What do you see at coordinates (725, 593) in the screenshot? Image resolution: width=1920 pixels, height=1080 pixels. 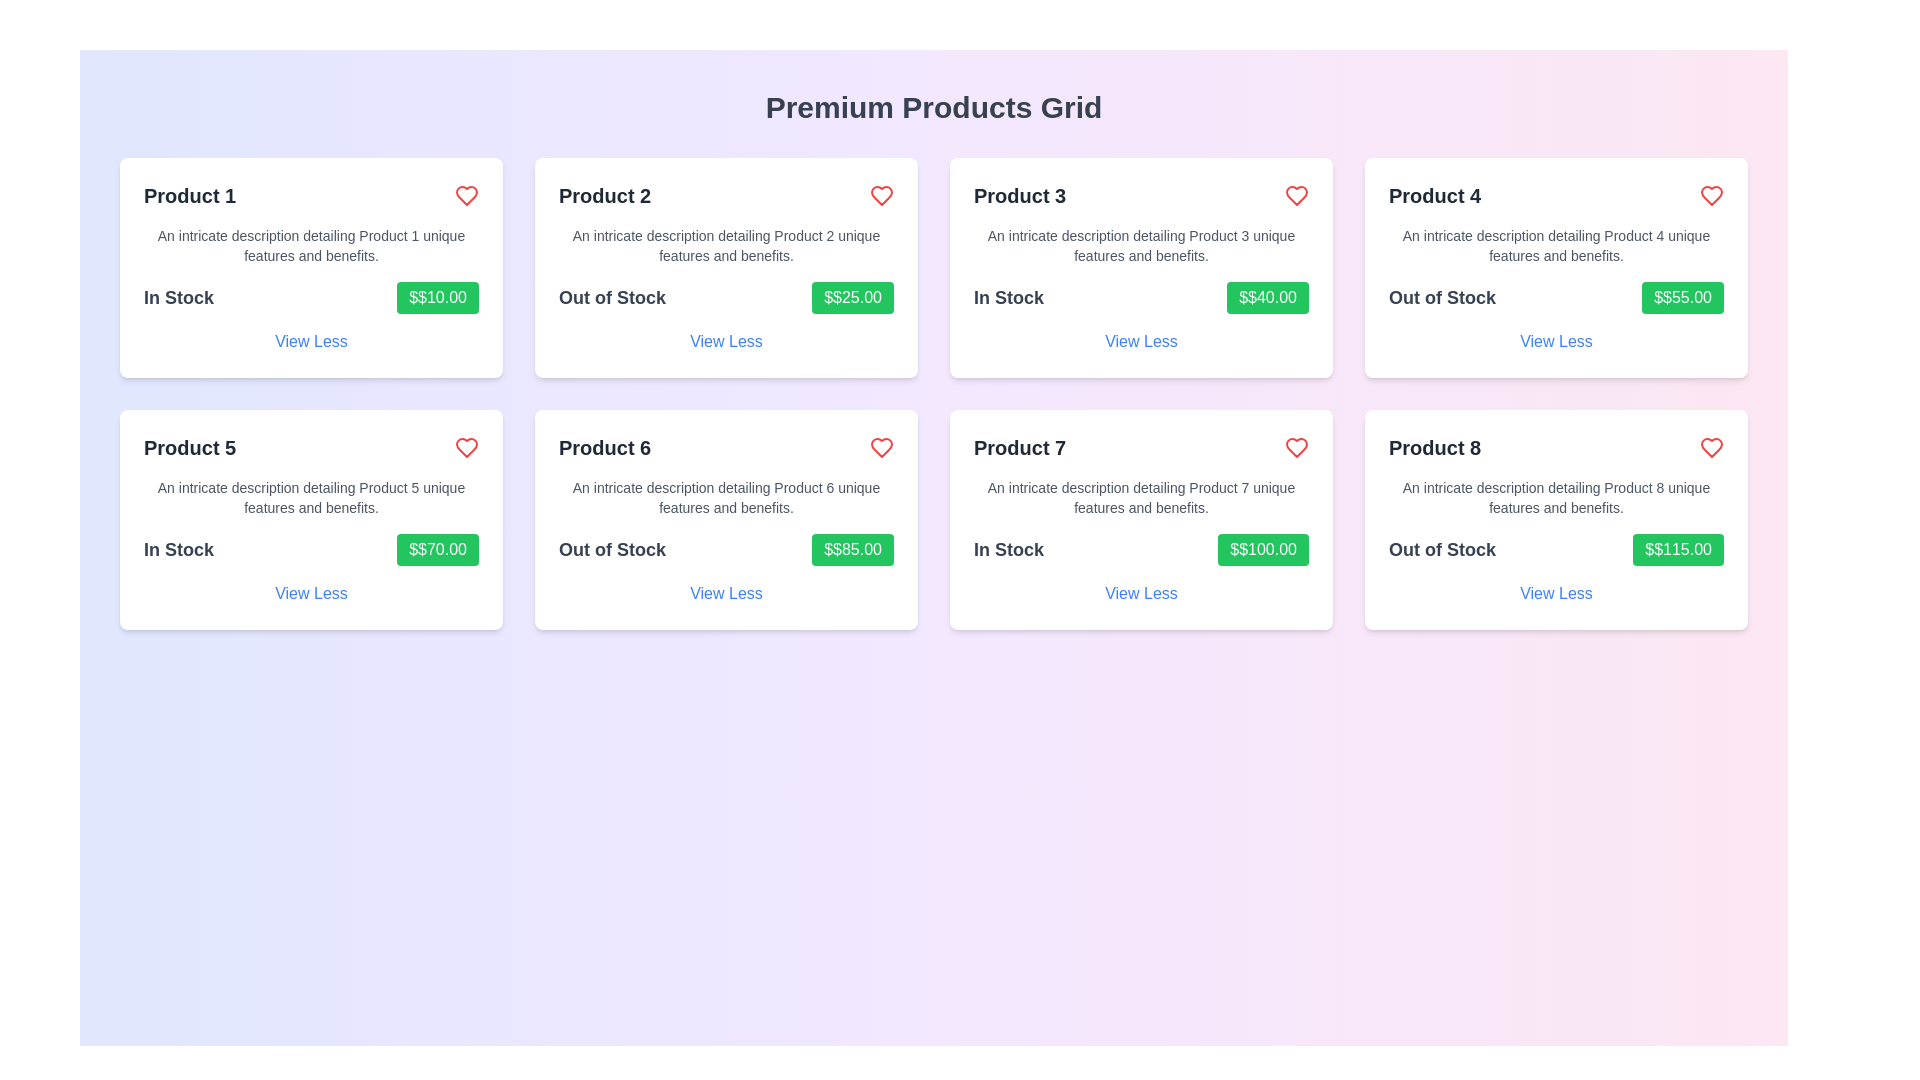 I see `the hyperlink located in the bottom-right section of the 'Product 6' card` at bounding box center [725, 593].